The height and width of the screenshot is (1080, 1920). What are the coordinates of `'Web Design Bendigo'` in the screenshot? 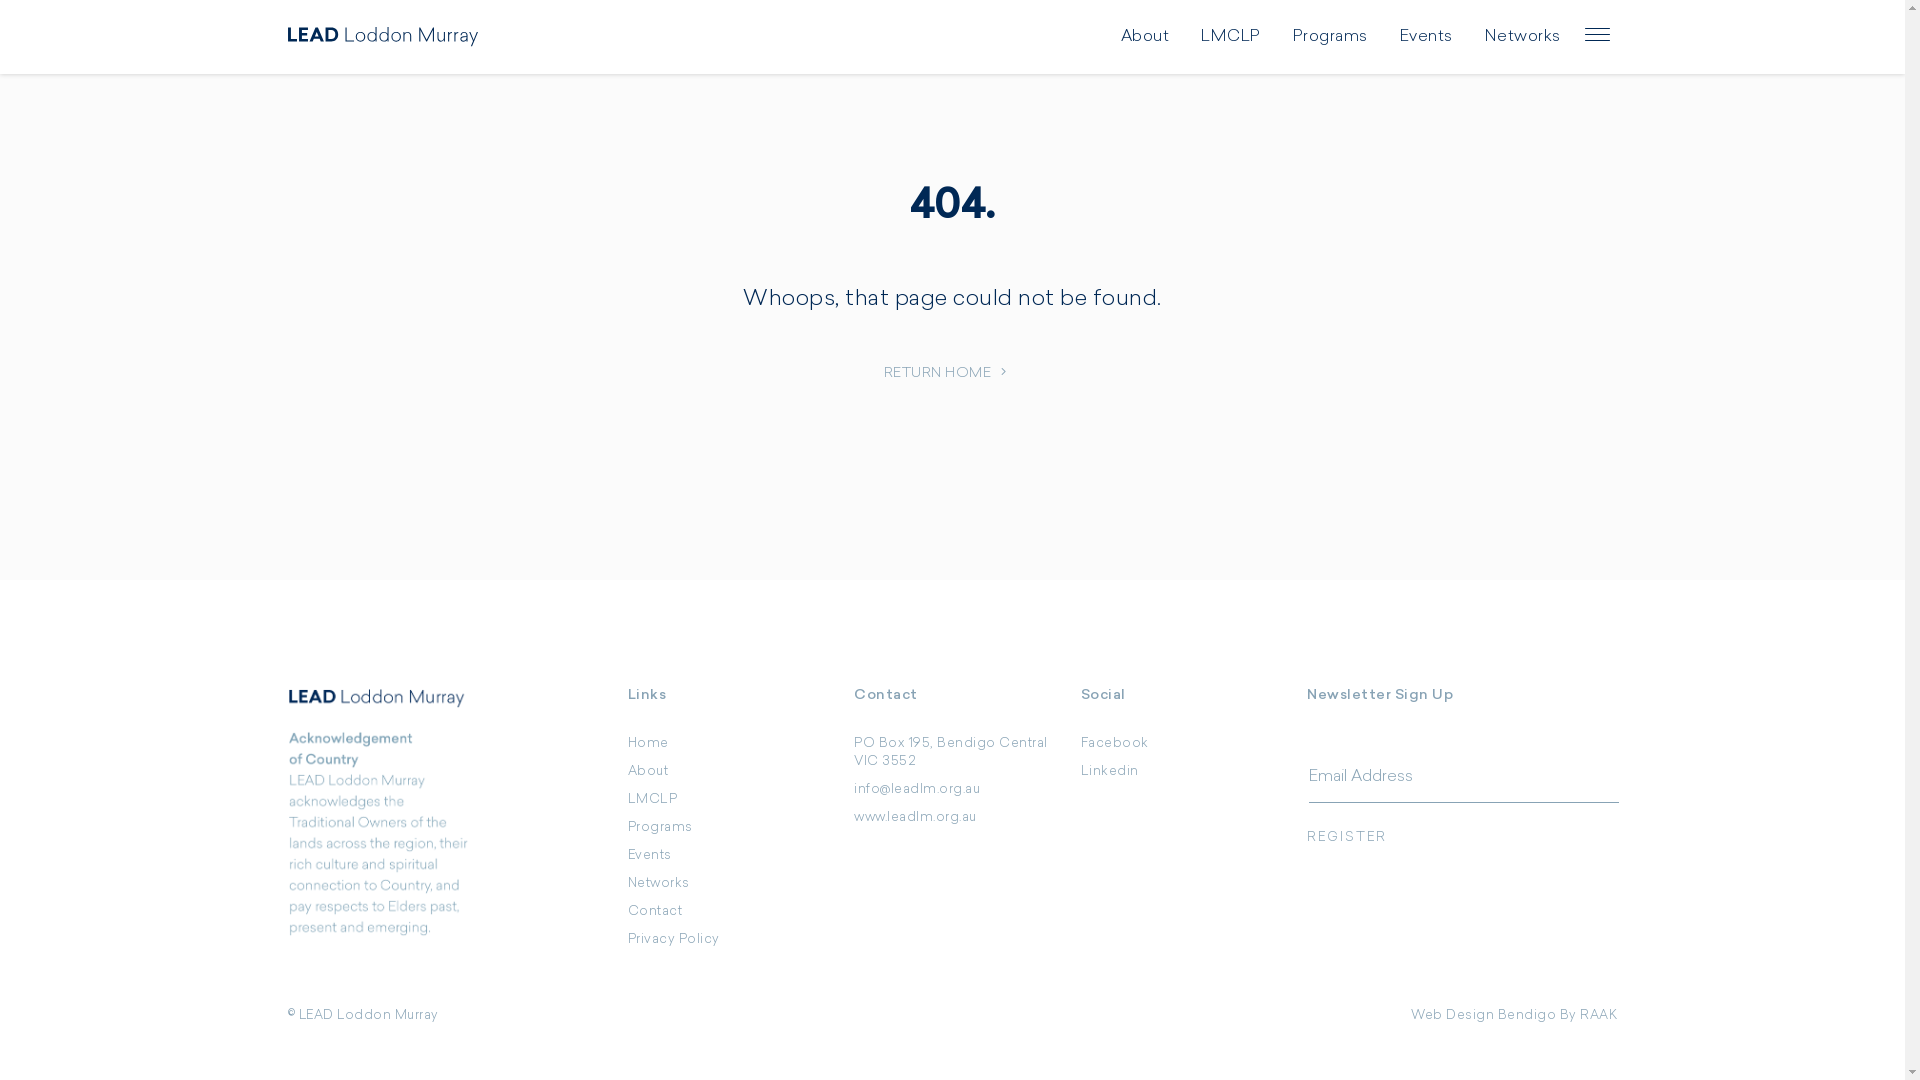 It's located at (1483, 1015).